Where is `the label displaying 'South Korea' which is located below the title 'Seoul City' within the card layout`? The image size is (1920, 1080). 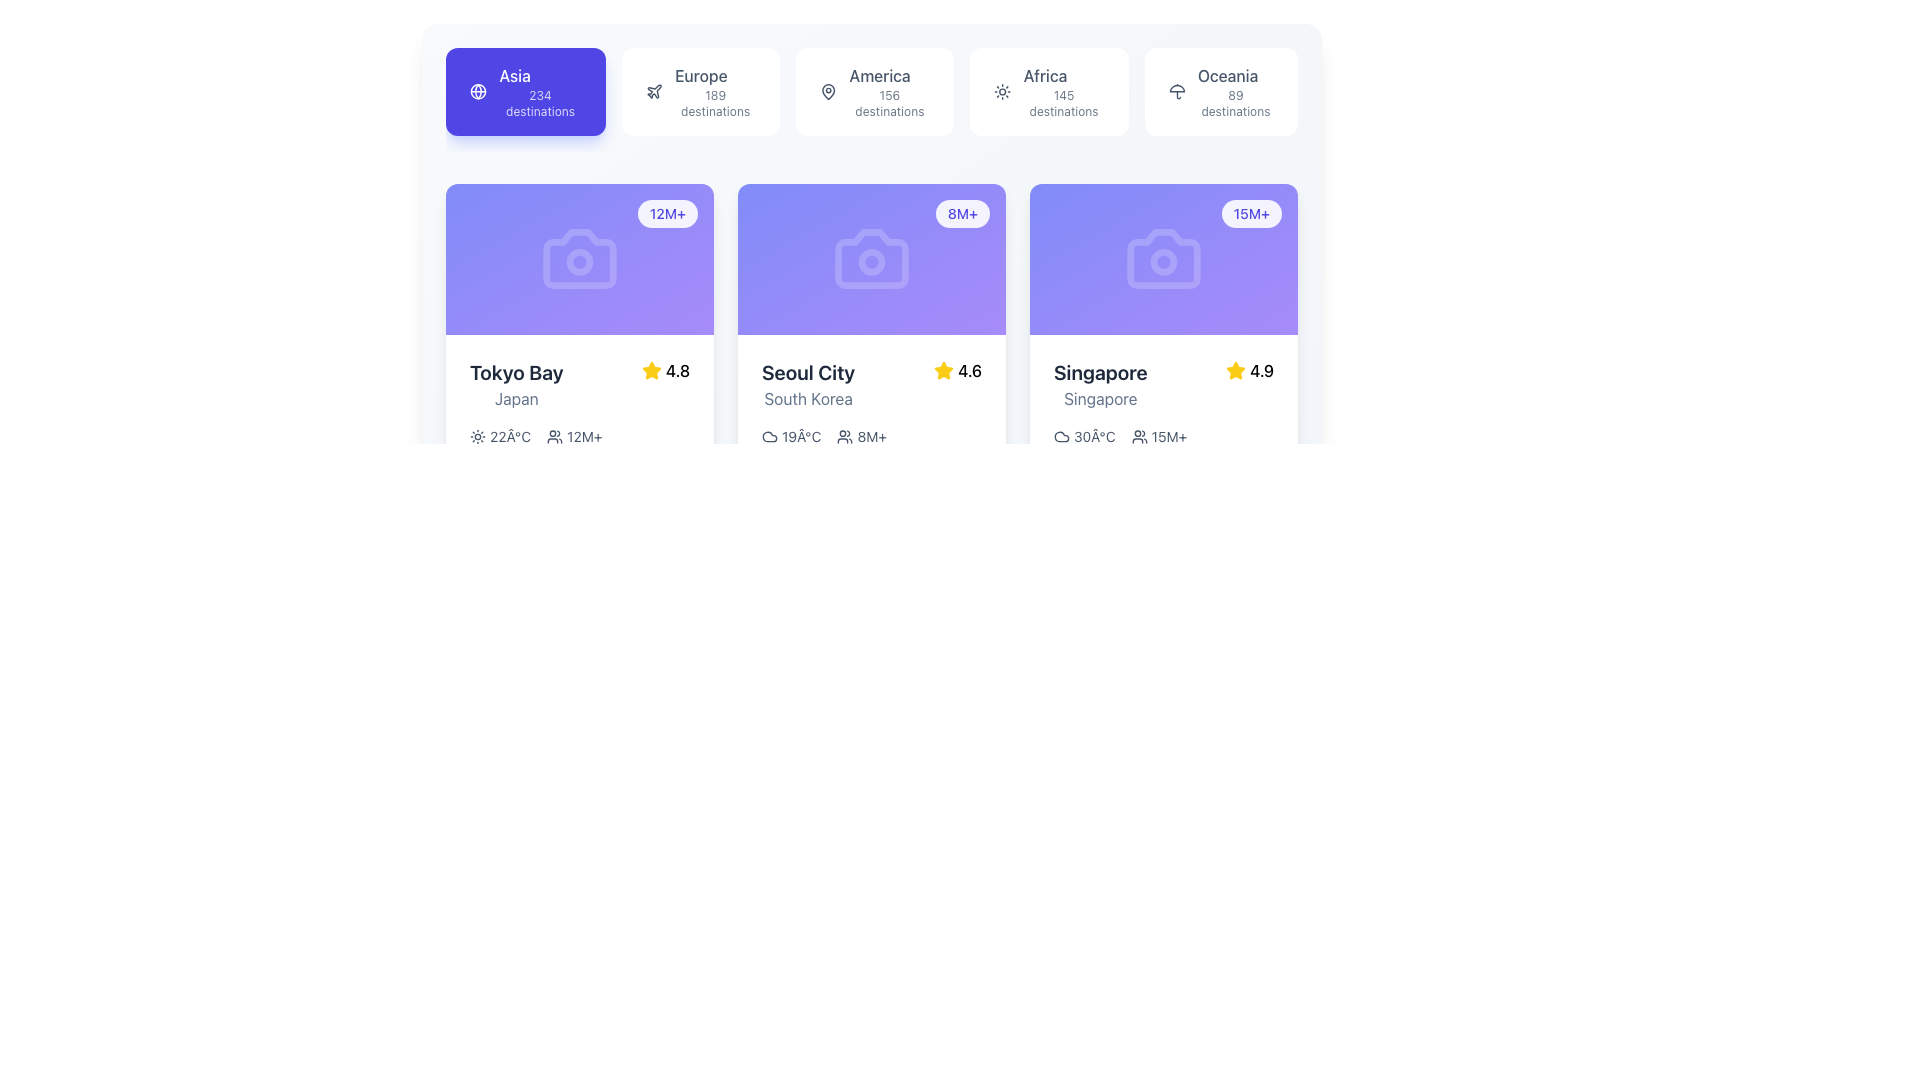
the label displaying 'South Korea' which is located below the title 'Seoul City' within the card layout is located at coordinates (808, 398).